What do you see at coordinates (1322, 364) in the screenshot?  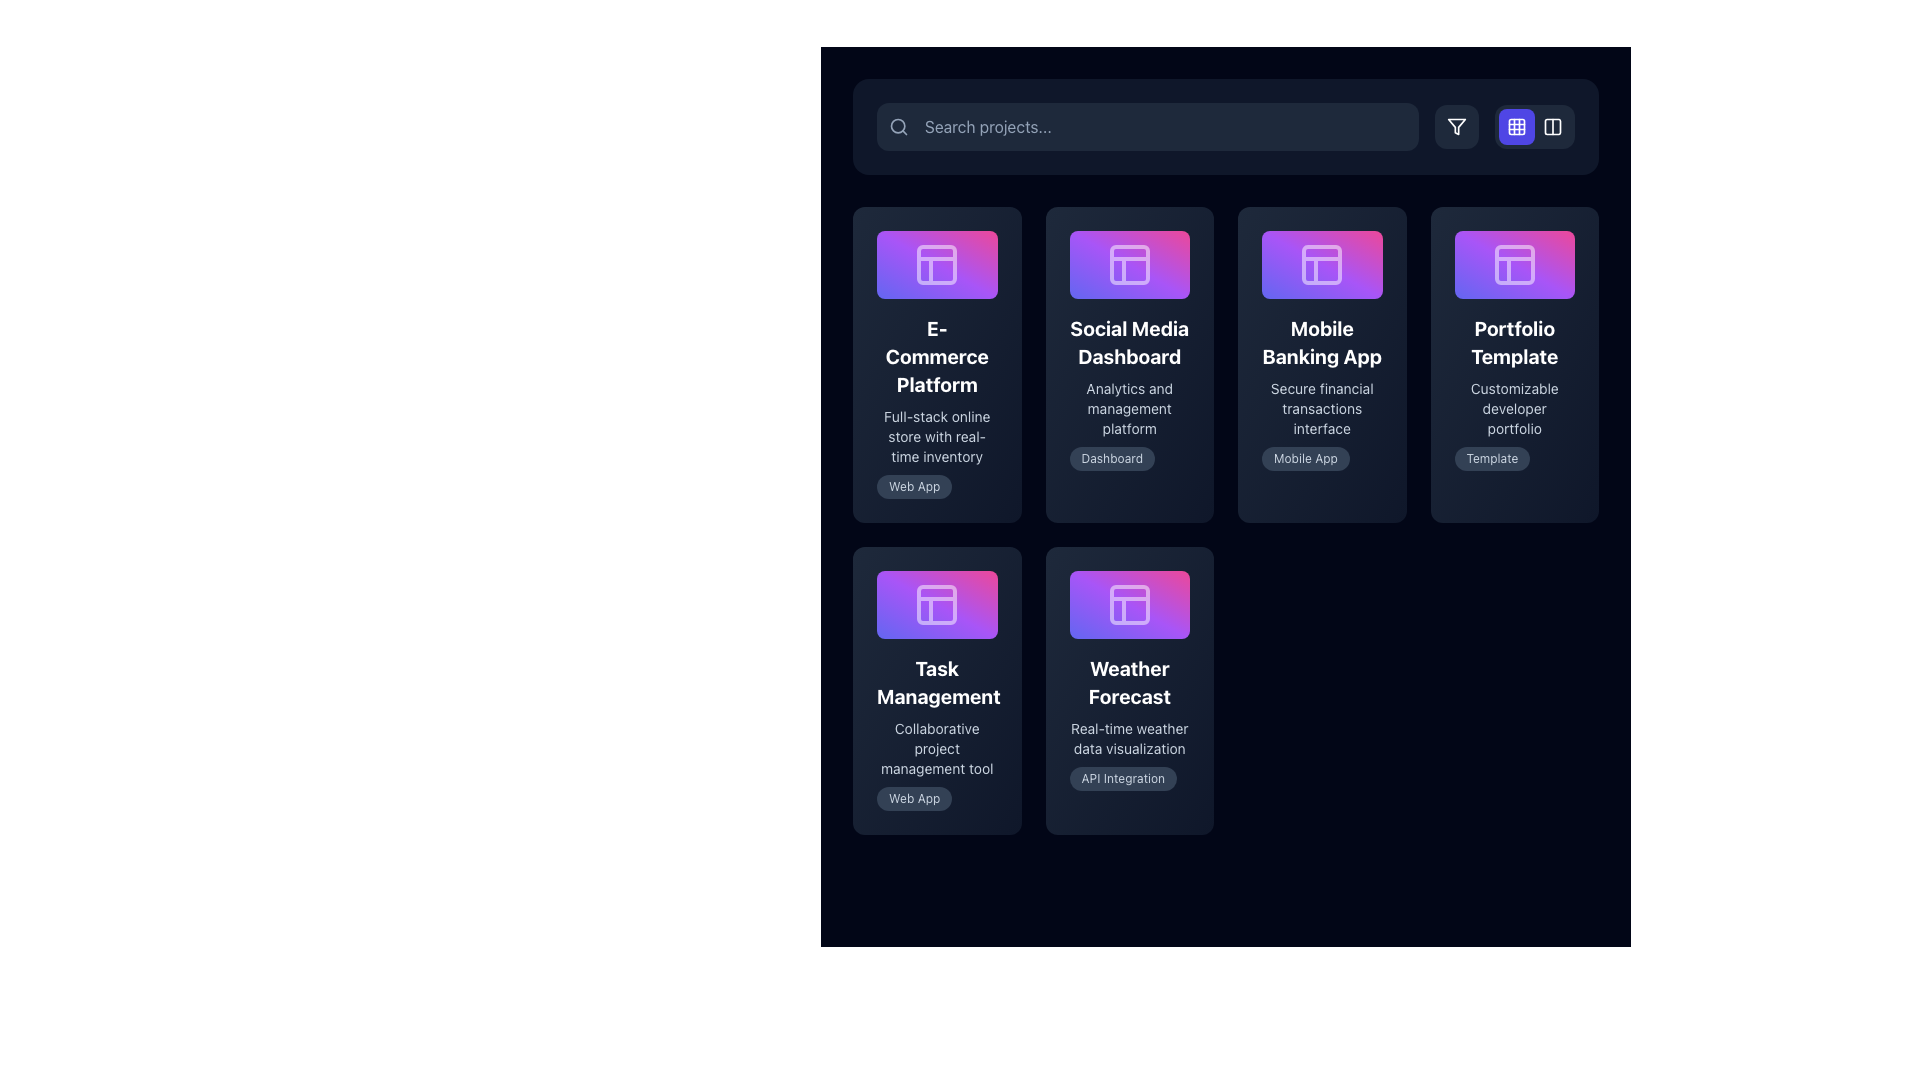 I see `the 'Mobile Banking App' card, which is the third card in the first row of a grid layout, for rearrangement` at bounding box center [1322, 364].